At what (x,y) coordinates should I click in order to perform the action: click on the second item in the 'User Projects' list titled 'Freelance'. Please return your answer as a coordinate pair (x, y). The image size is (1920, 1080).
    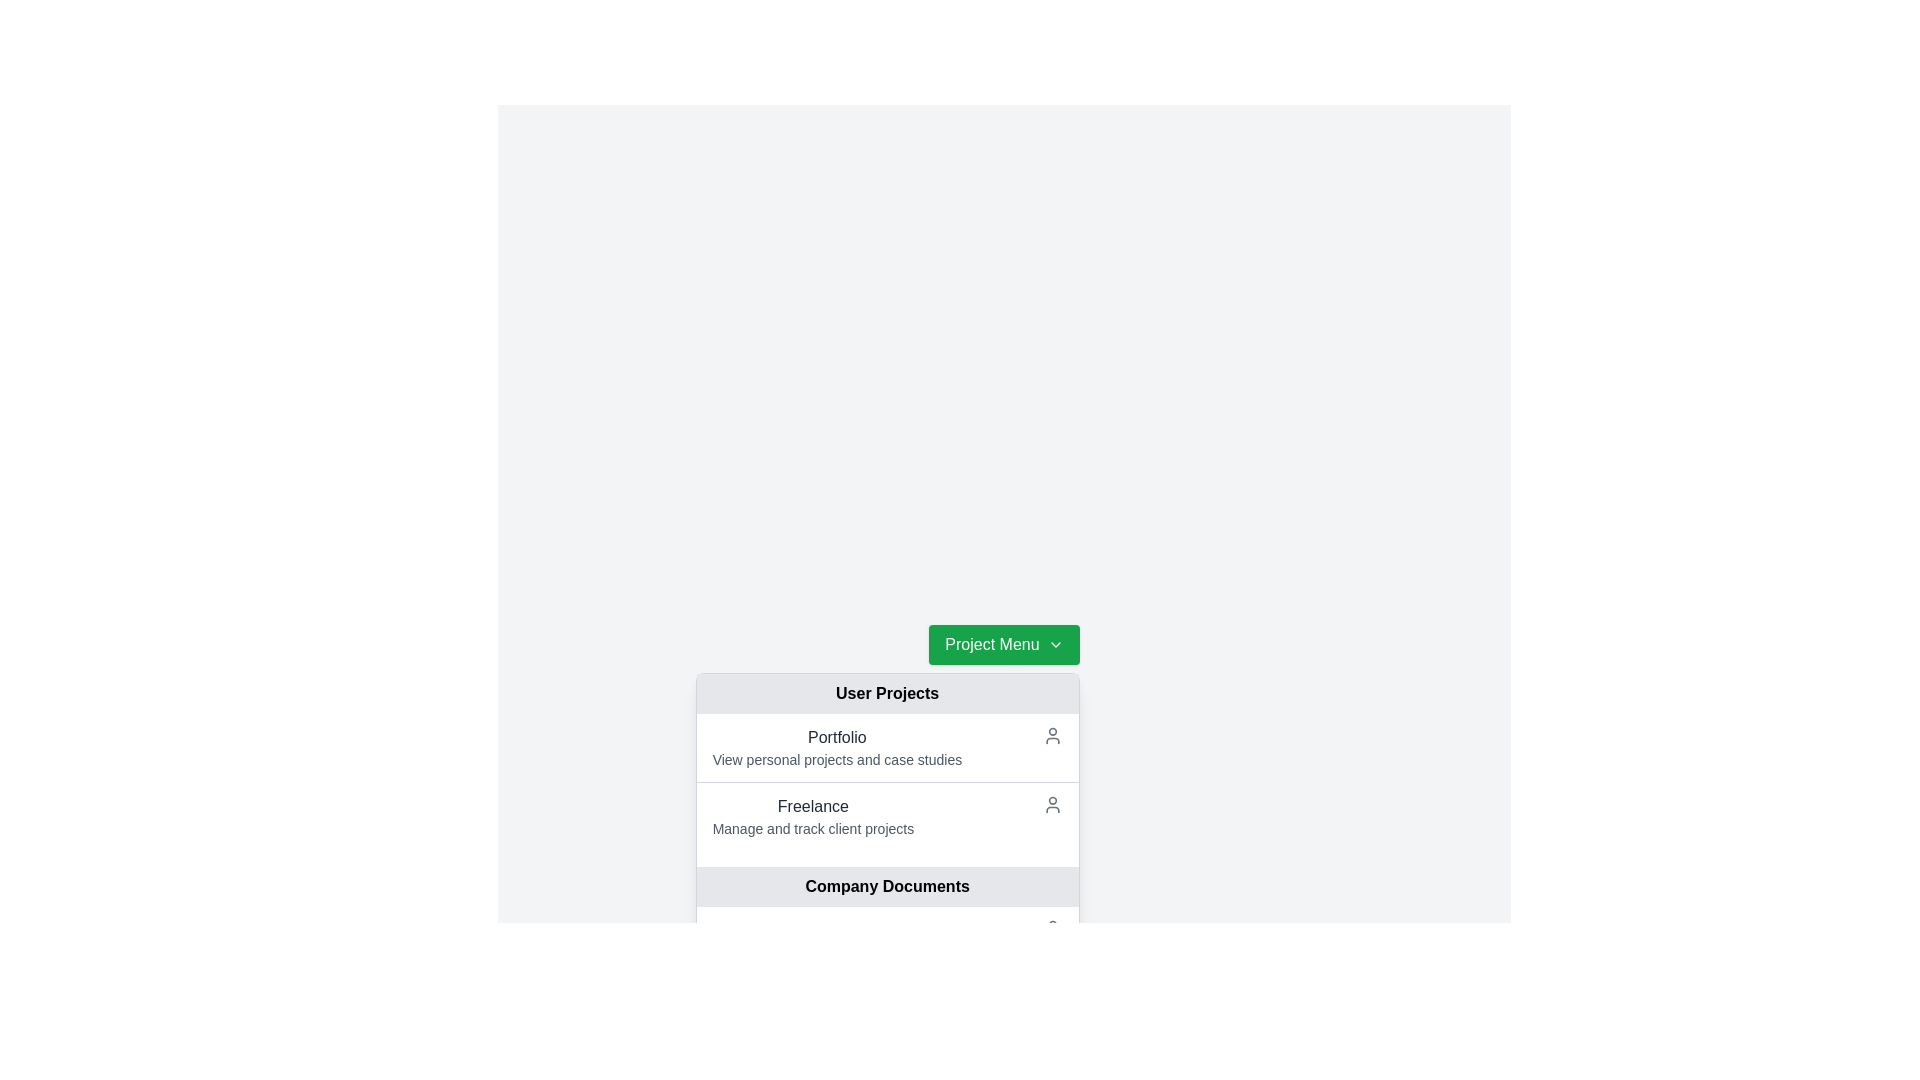
    Looking at the image, I should click on (886, 816).